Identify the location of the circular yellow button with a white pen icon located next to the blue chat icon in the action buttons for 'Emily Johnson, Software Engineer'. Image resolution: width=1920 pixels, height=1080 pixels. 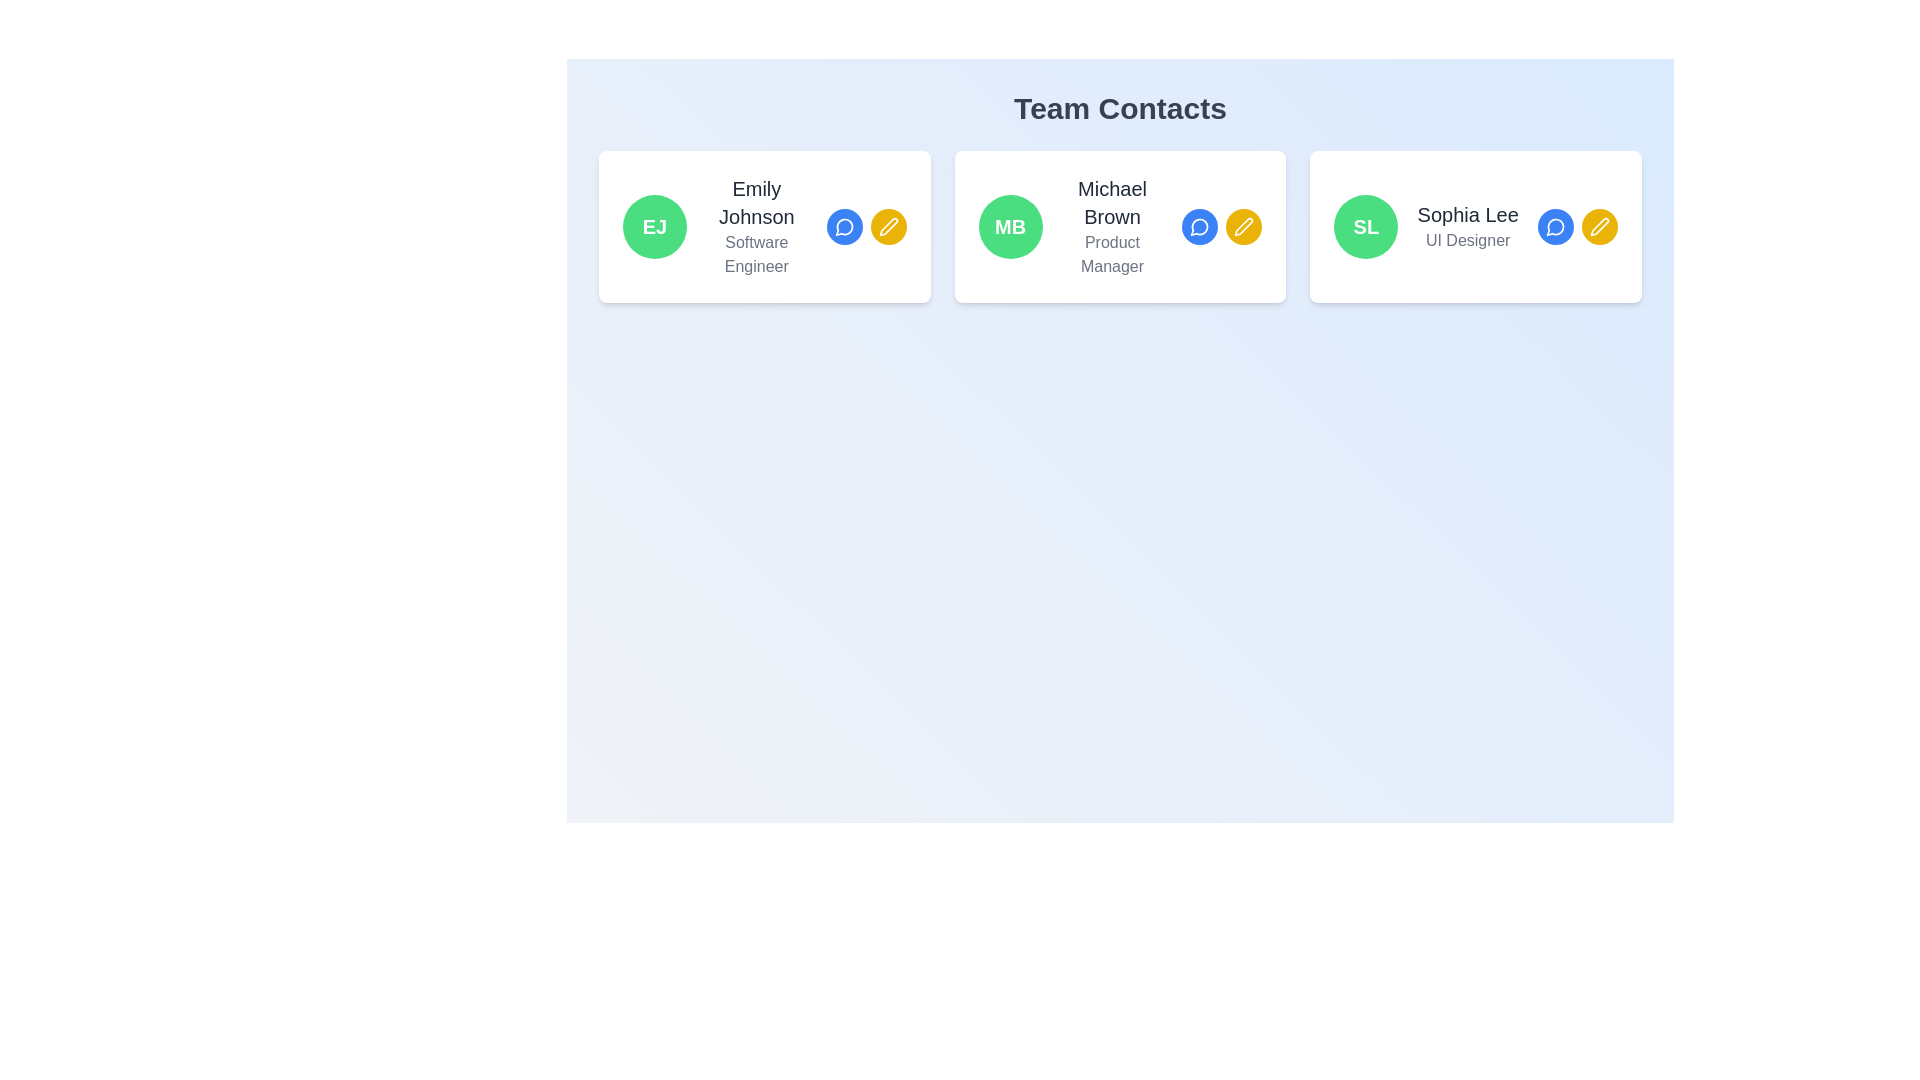
(887, 226).